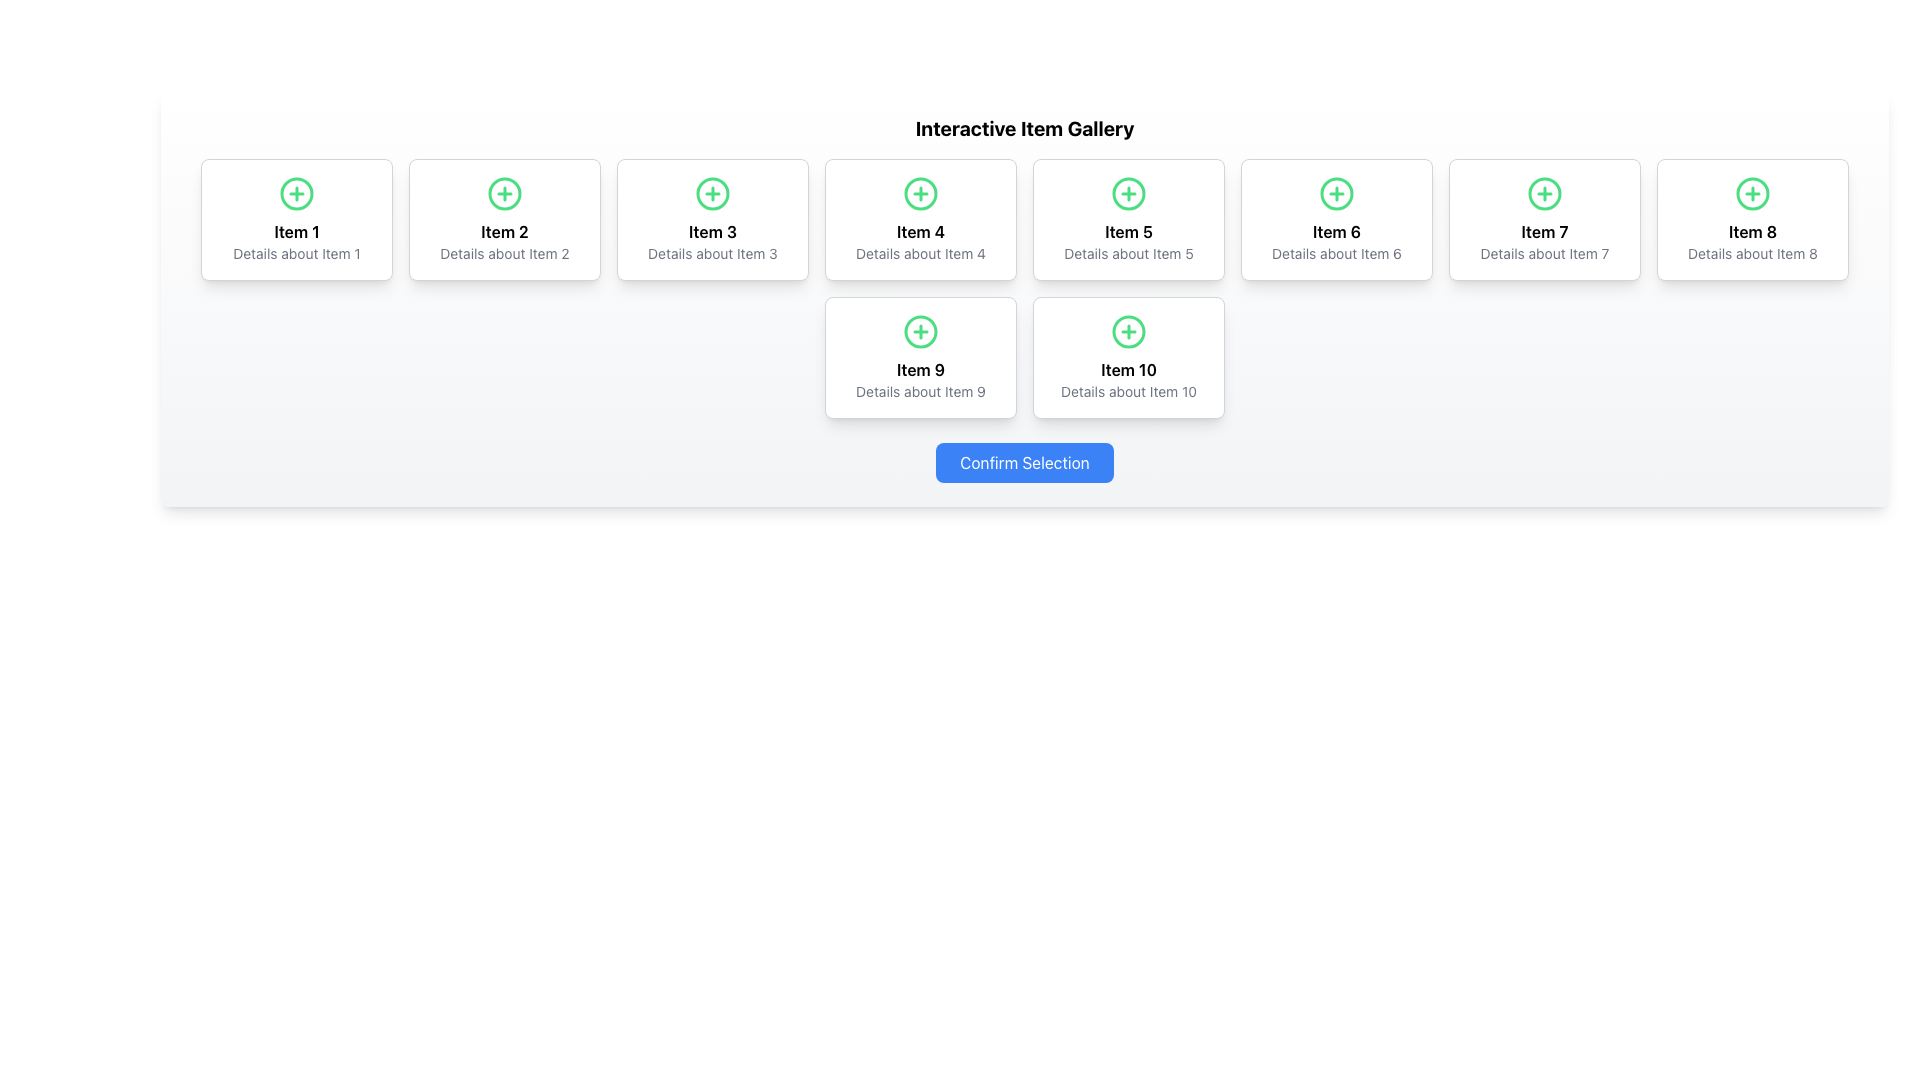 Image resolution: width=1920 pixels, height=1080 pixels. Describe the element at coordinates (920, 219) in the screenshot. I see `the Card containing a plus icon, bold text 'Item 4', and smaller gray text 'Details about Item 4', which is the fourth element in a horizontally aligned grid` at that location.